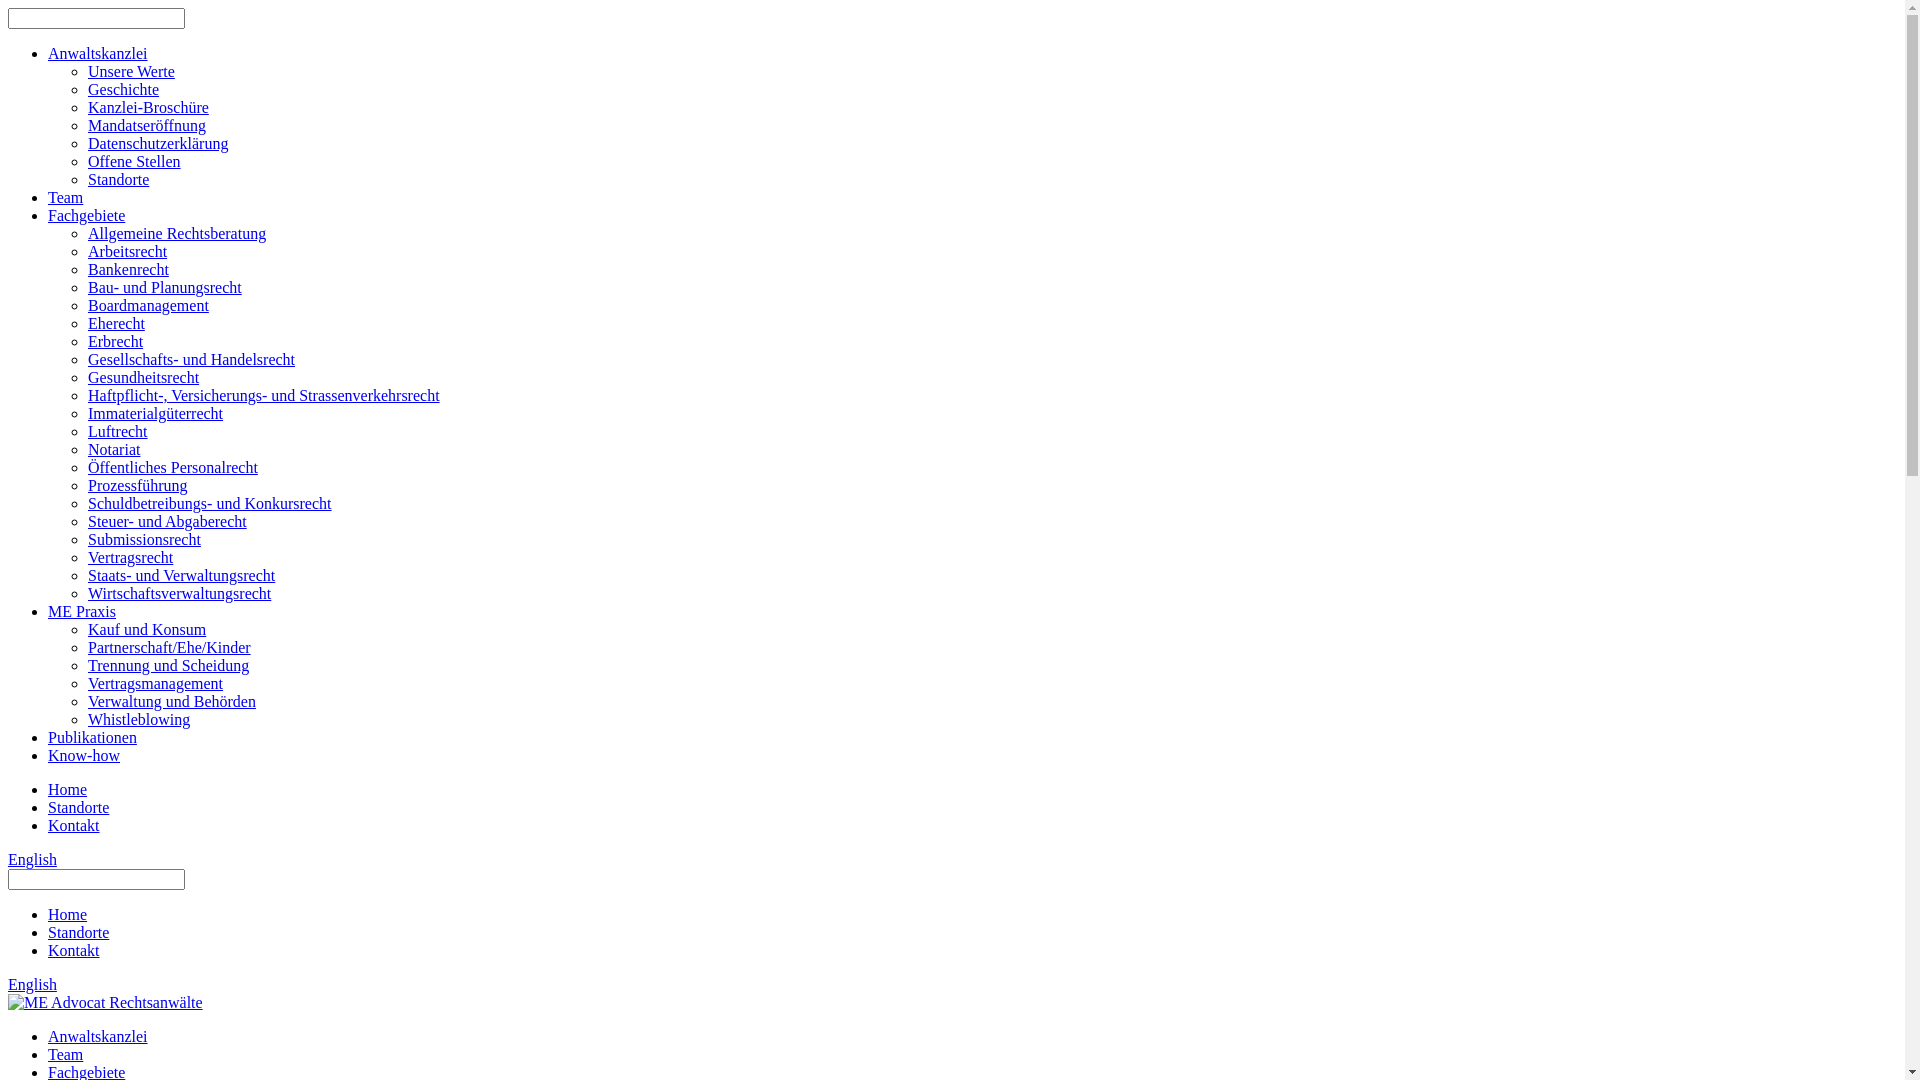 This screenshot has height=1080, width=1920. Describe the element at coordinates (67, 914) in the screenshot. I see `'Home'` at that location.